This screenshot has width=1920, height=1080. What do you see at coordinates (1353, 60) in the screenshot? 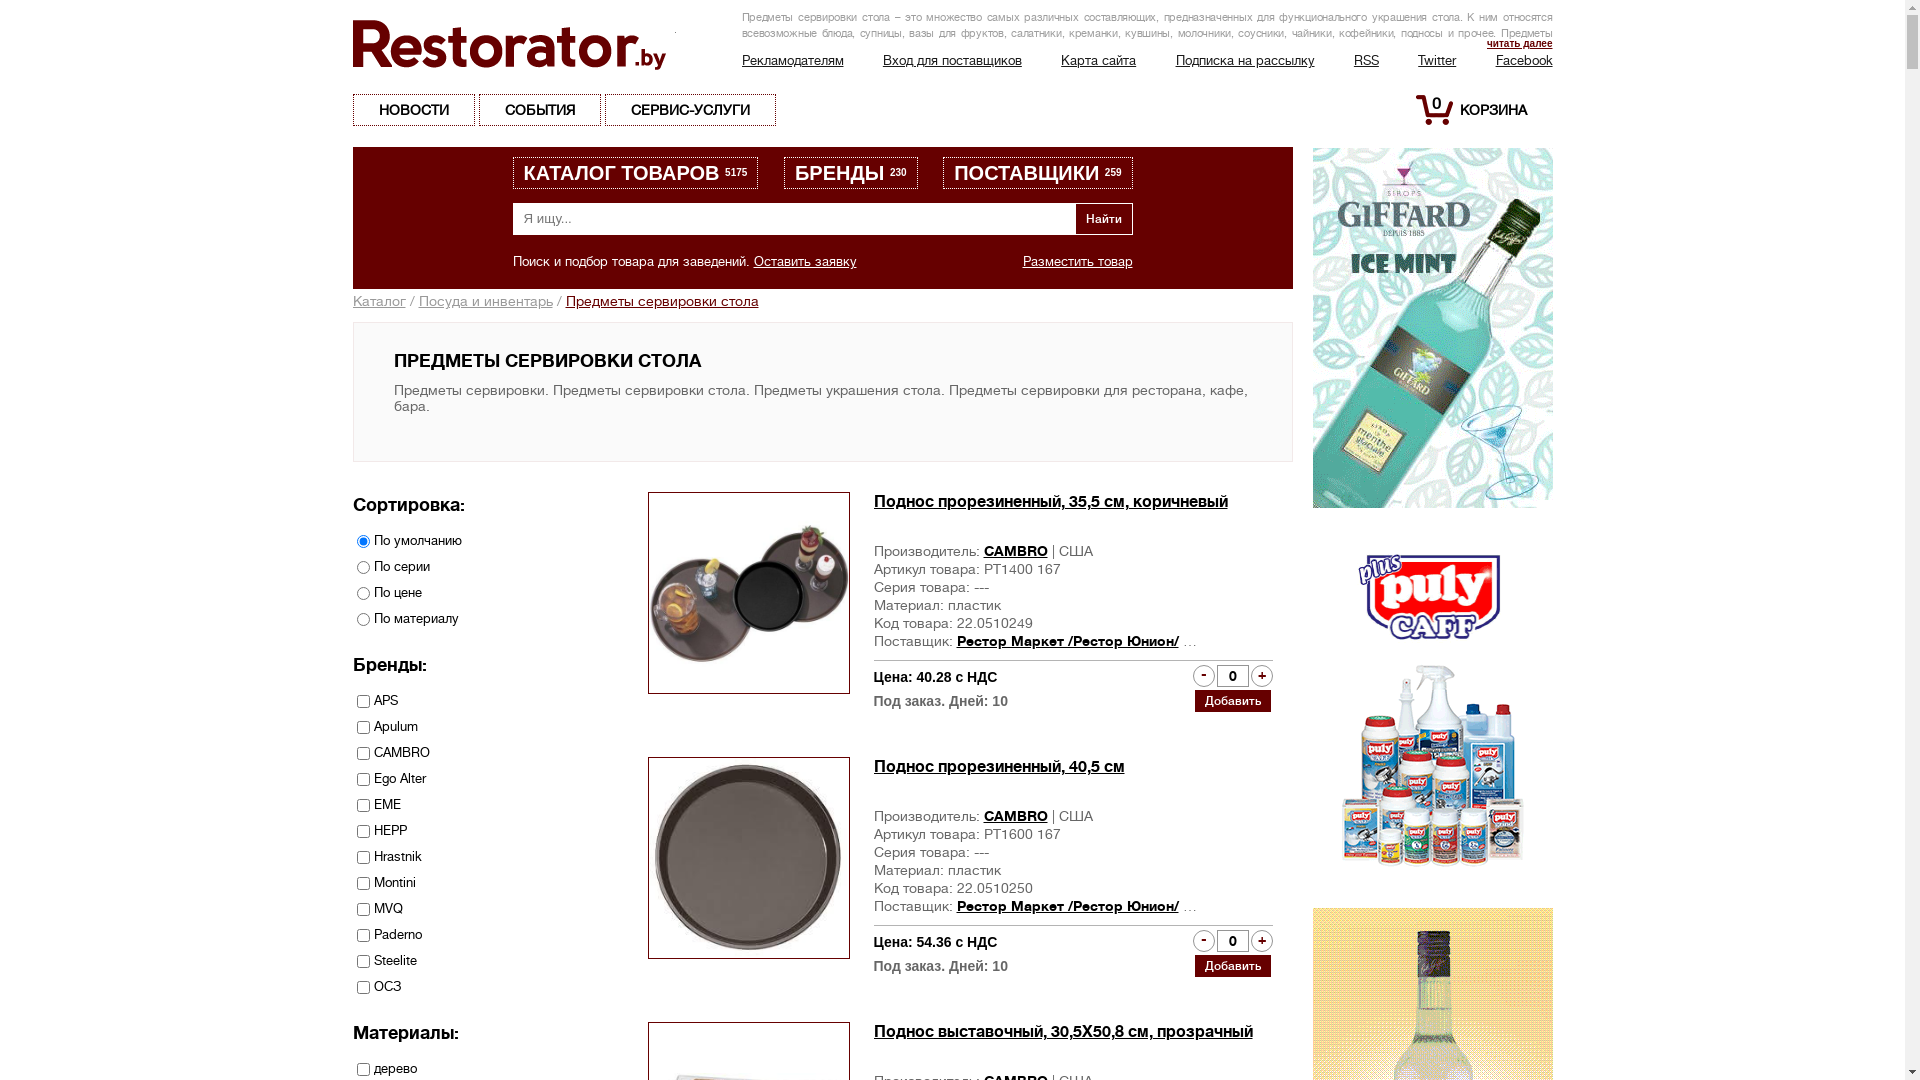
I see `'RSS'` at bounding box center [1353, 60].